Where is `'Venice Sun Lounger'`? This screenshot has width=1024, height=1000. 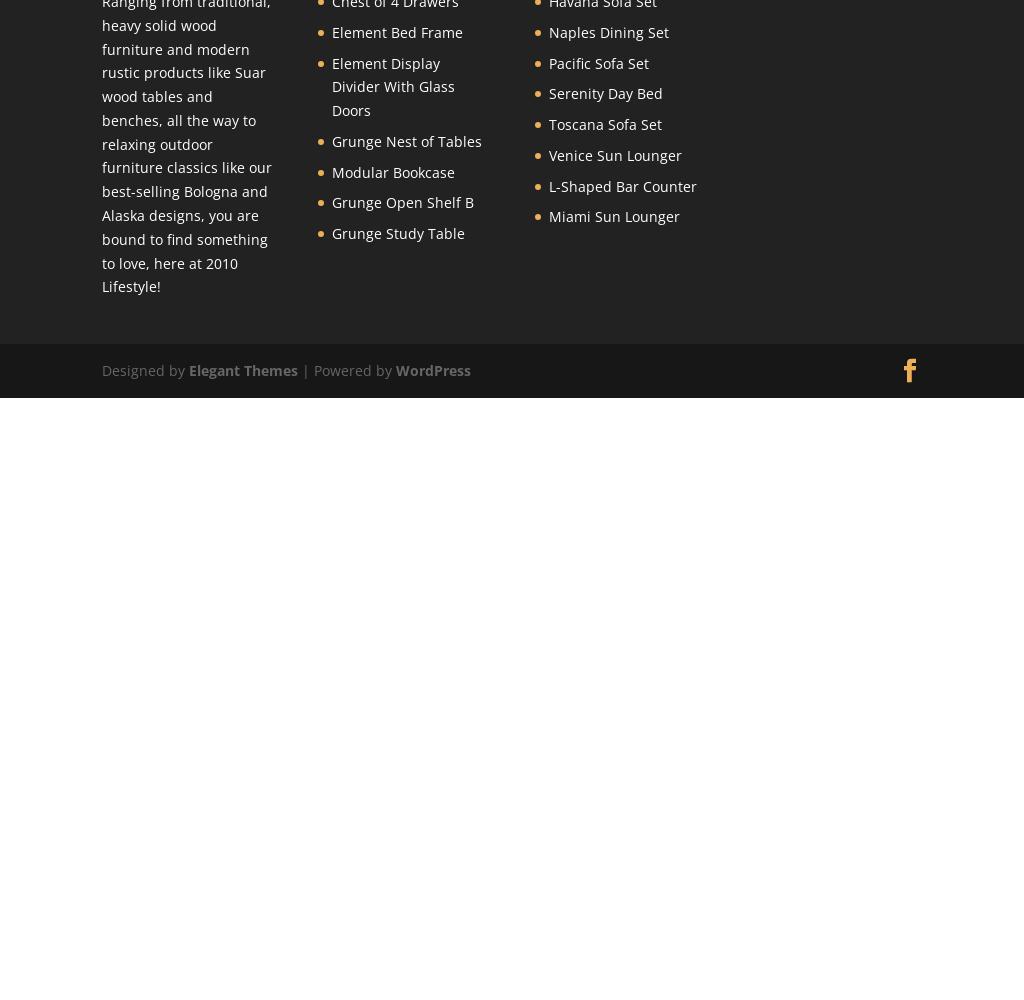
'Venice Sun Lounger' is located at coordinates (548, 154).